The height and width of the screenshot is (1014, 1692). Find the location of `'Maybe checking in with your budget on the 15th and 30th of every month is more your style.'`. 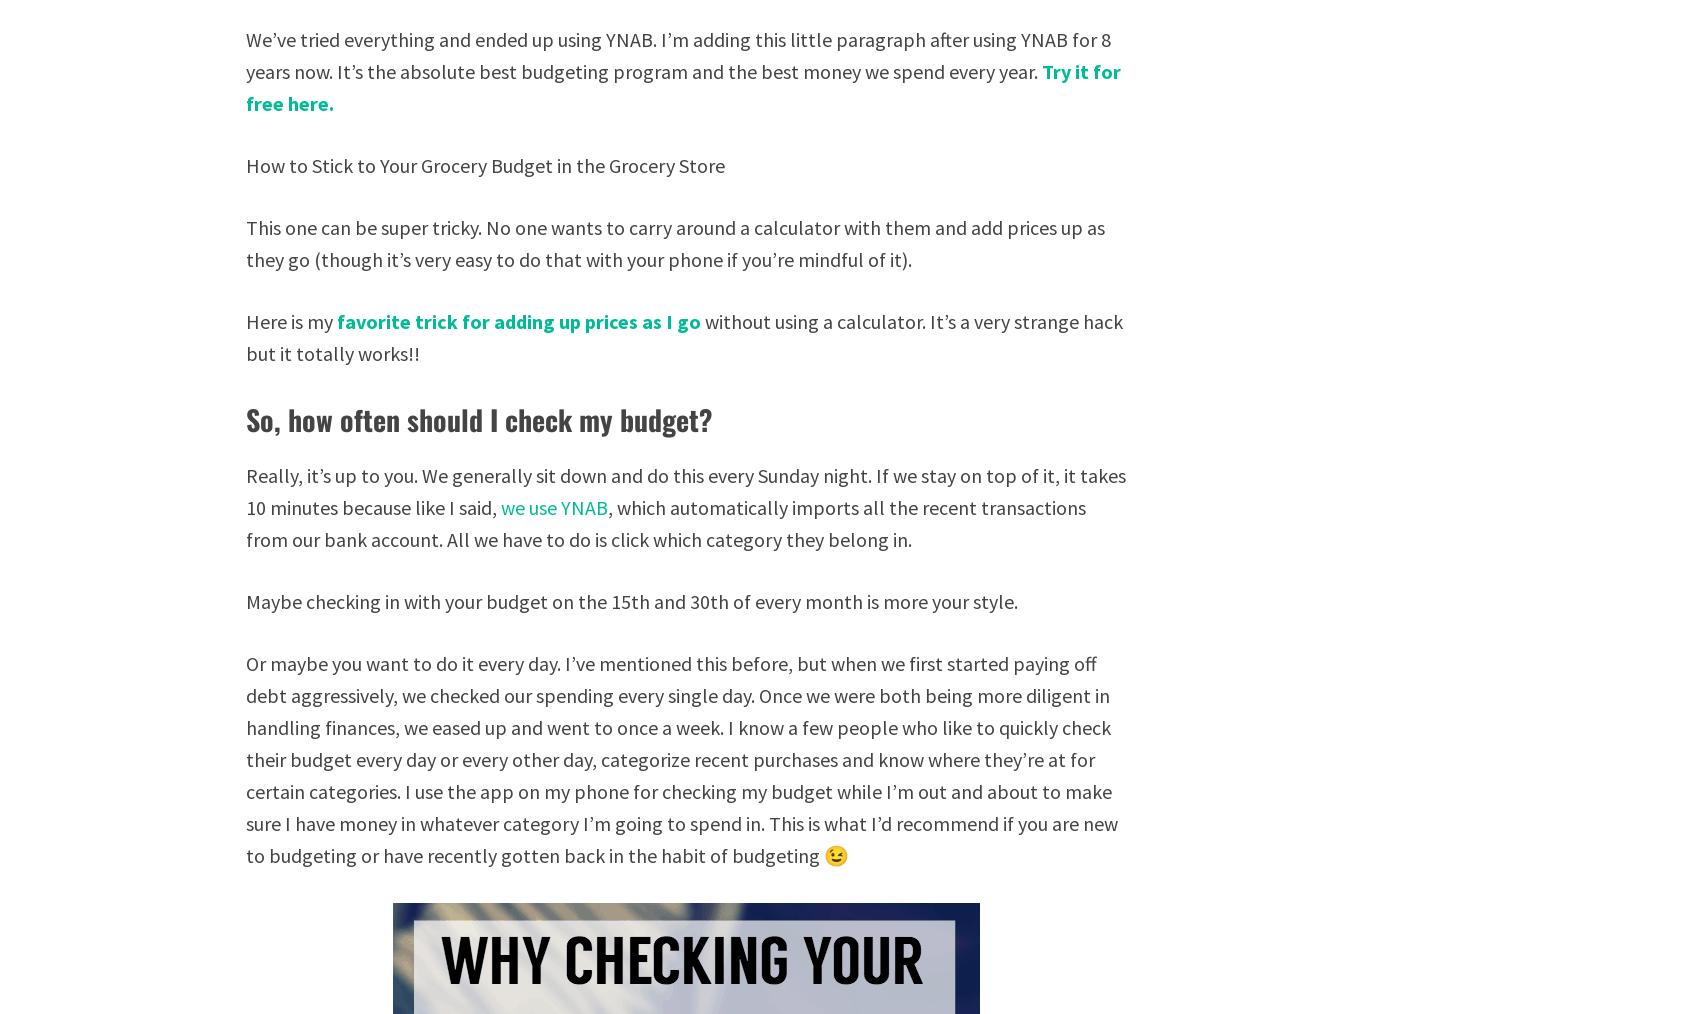

'Maybe checking in with your budget on the 15th and 30th of every month is more your style.' is located at coordinates (630, 600).